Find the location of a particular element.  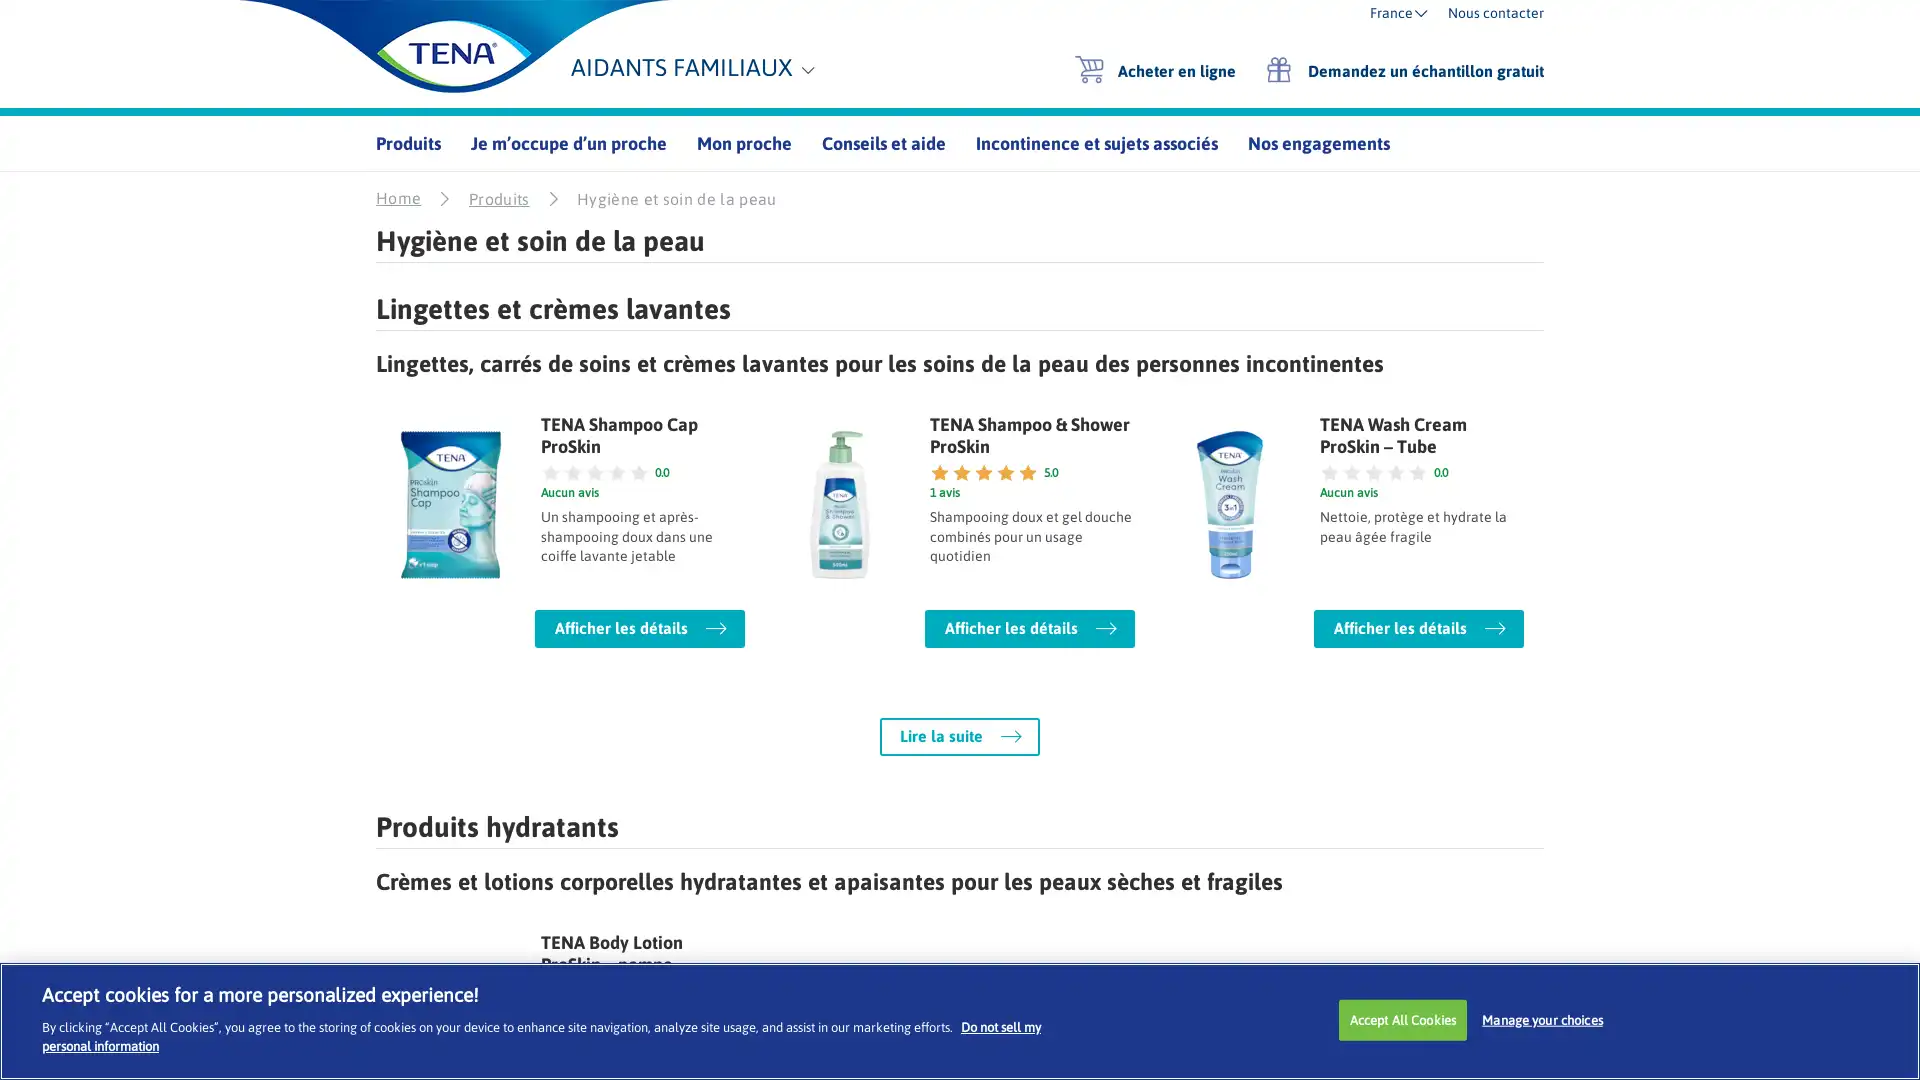

Conseils et aide is located at coordinates (882, 142).